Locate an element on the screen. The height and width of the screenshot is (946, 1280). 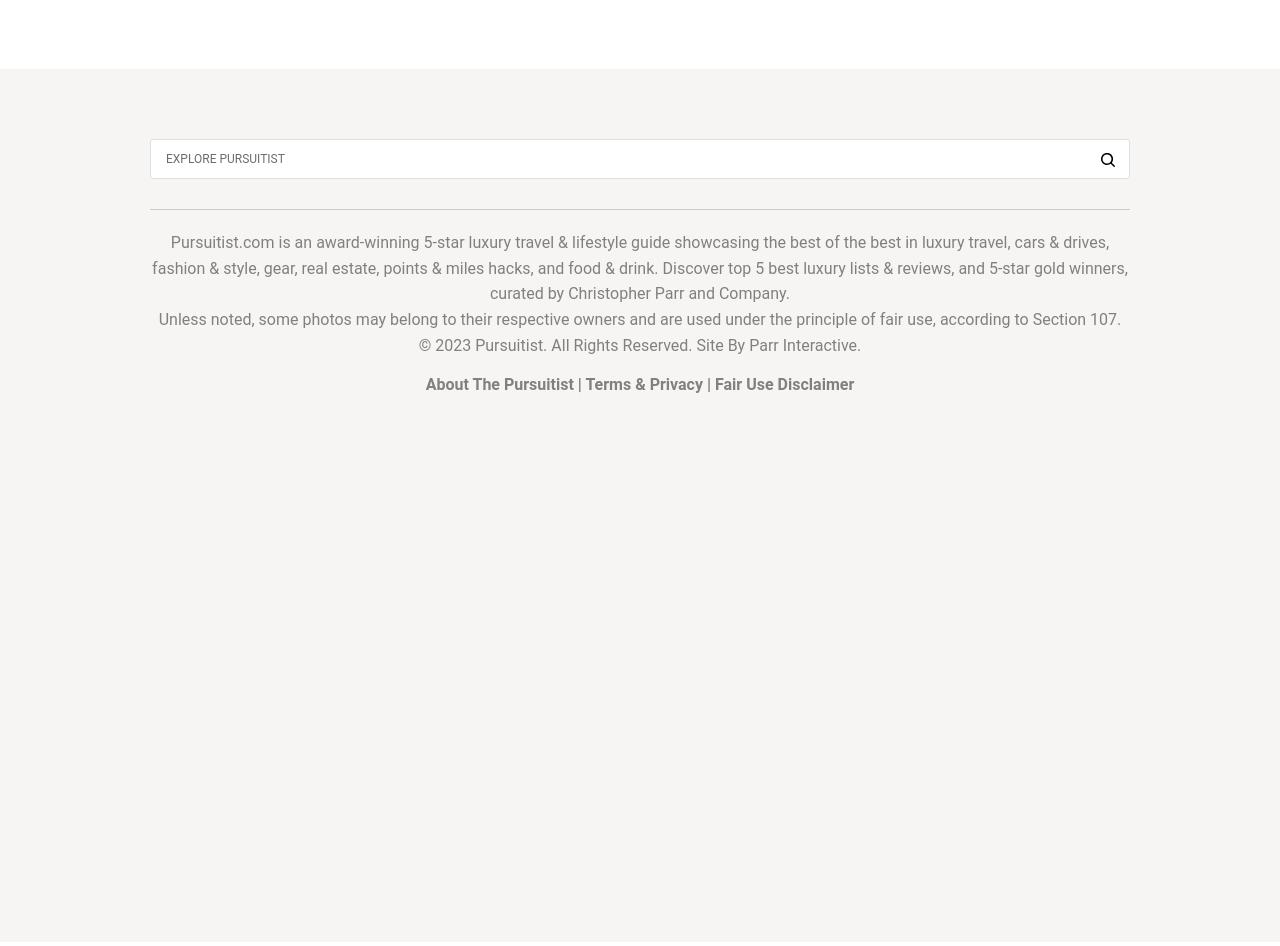
'real estate' is located at coordinates (338, 266).